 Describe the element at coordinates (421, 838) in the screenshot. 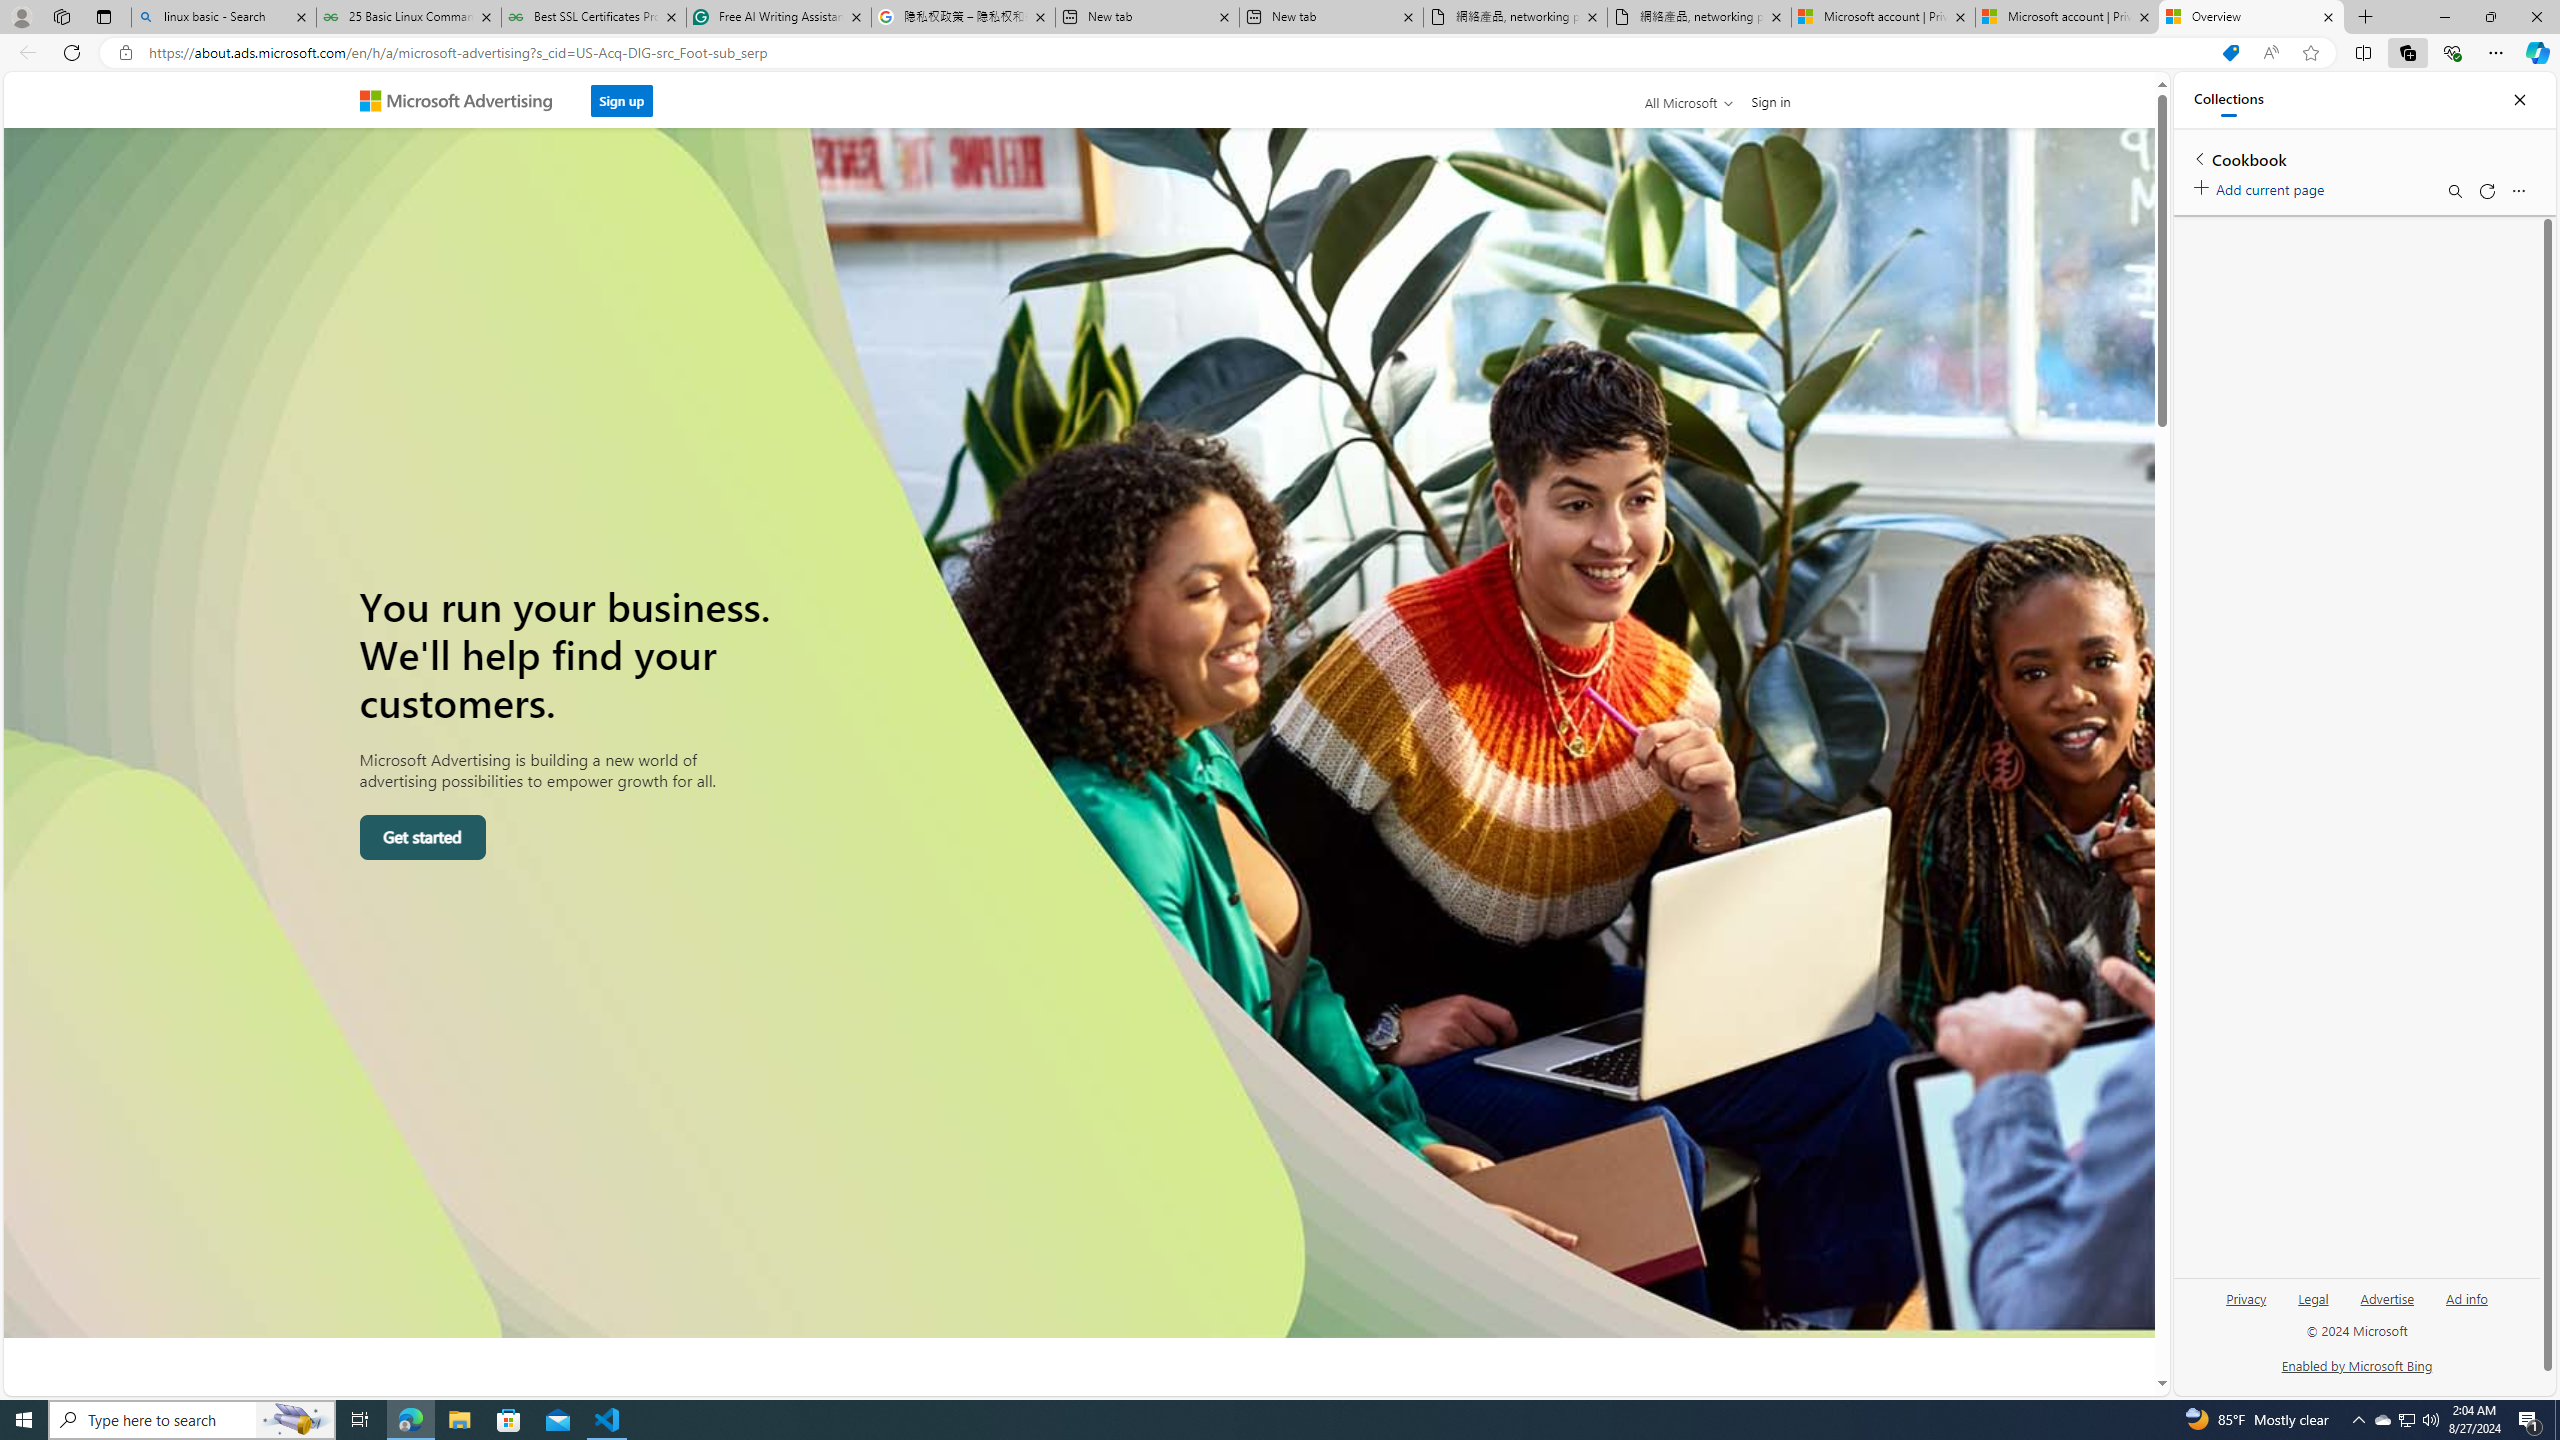

I see `'Get started'` at that location.